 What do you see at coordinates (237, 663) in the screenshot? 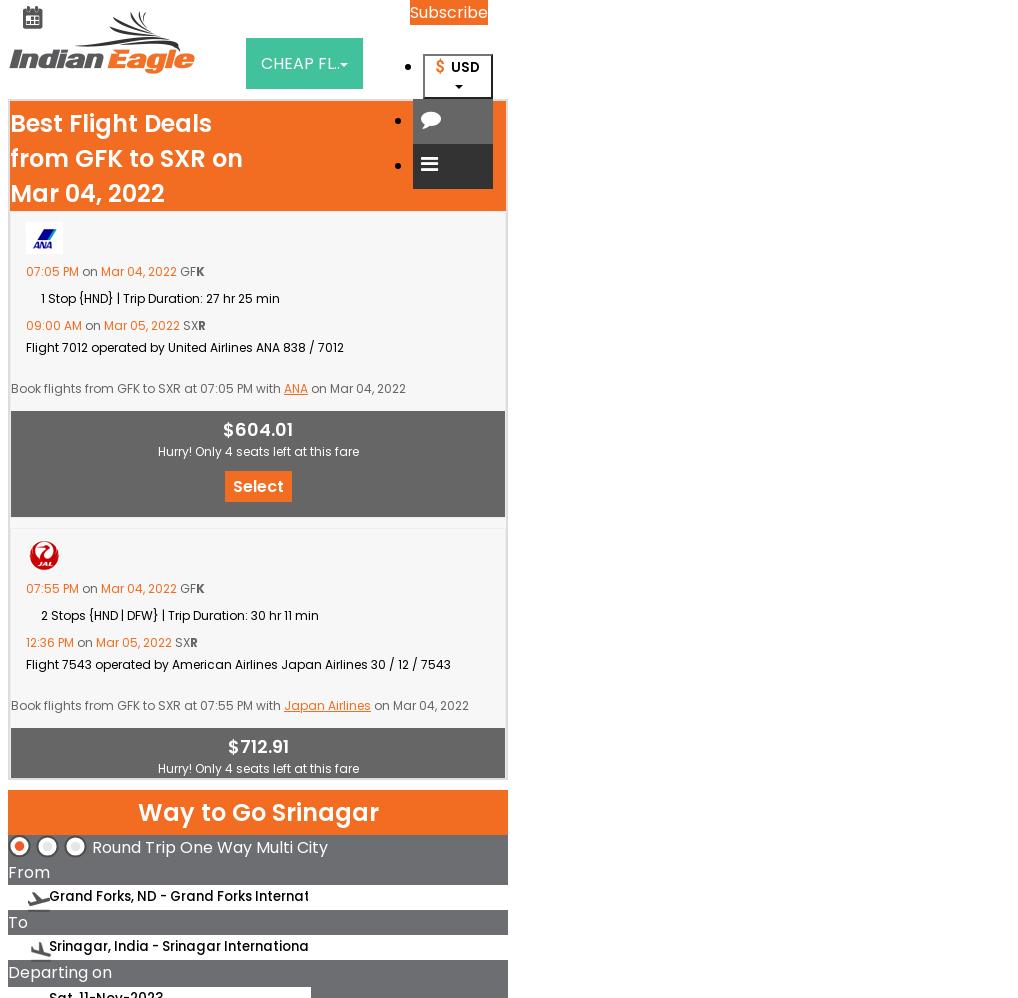
I see `'Flight 7543 operated by American Airlines Japan Airlines 30 / 12 / 7543'` at bounding box center [237, 663].